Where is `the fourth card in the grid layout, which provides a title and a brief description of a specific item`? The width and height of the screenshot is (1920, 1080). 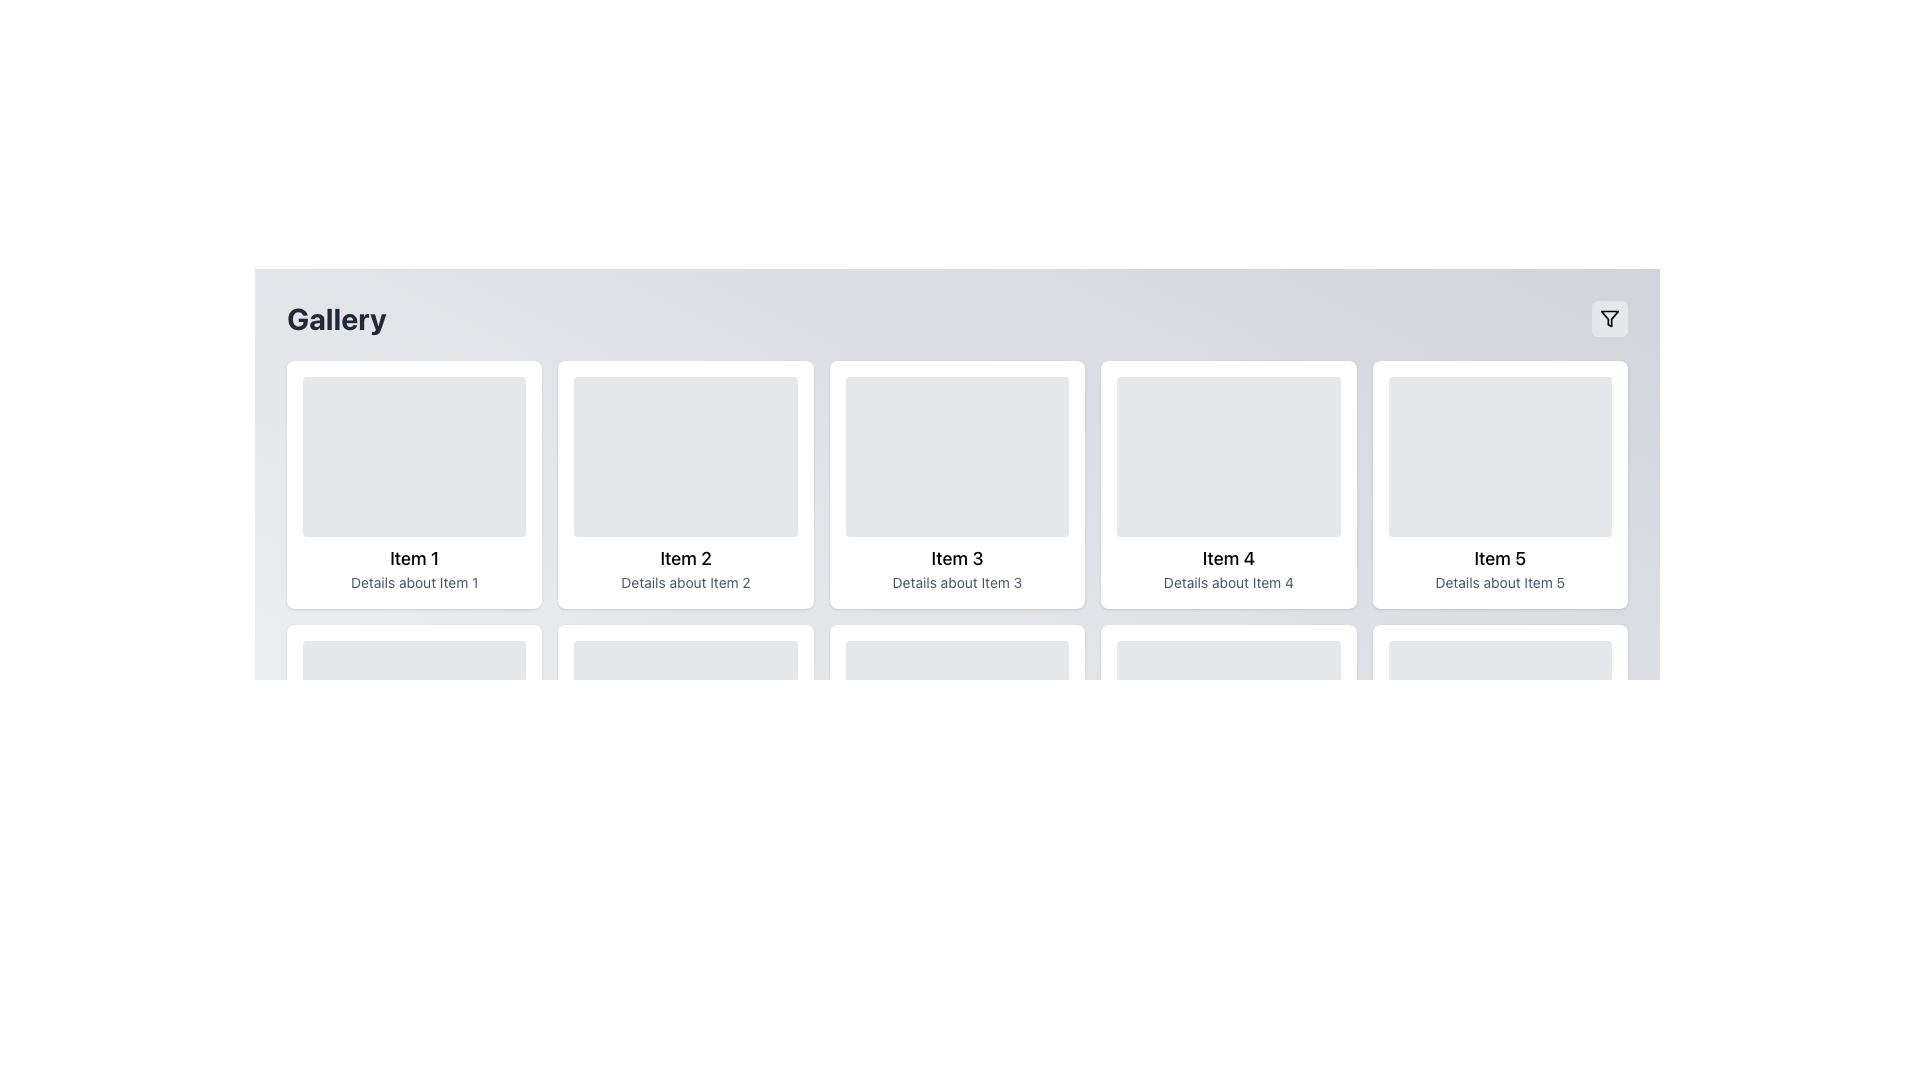
the fourth card in the grid layout, which provides a title and a brief description of a specific item is located at coordinates (1227, 485).